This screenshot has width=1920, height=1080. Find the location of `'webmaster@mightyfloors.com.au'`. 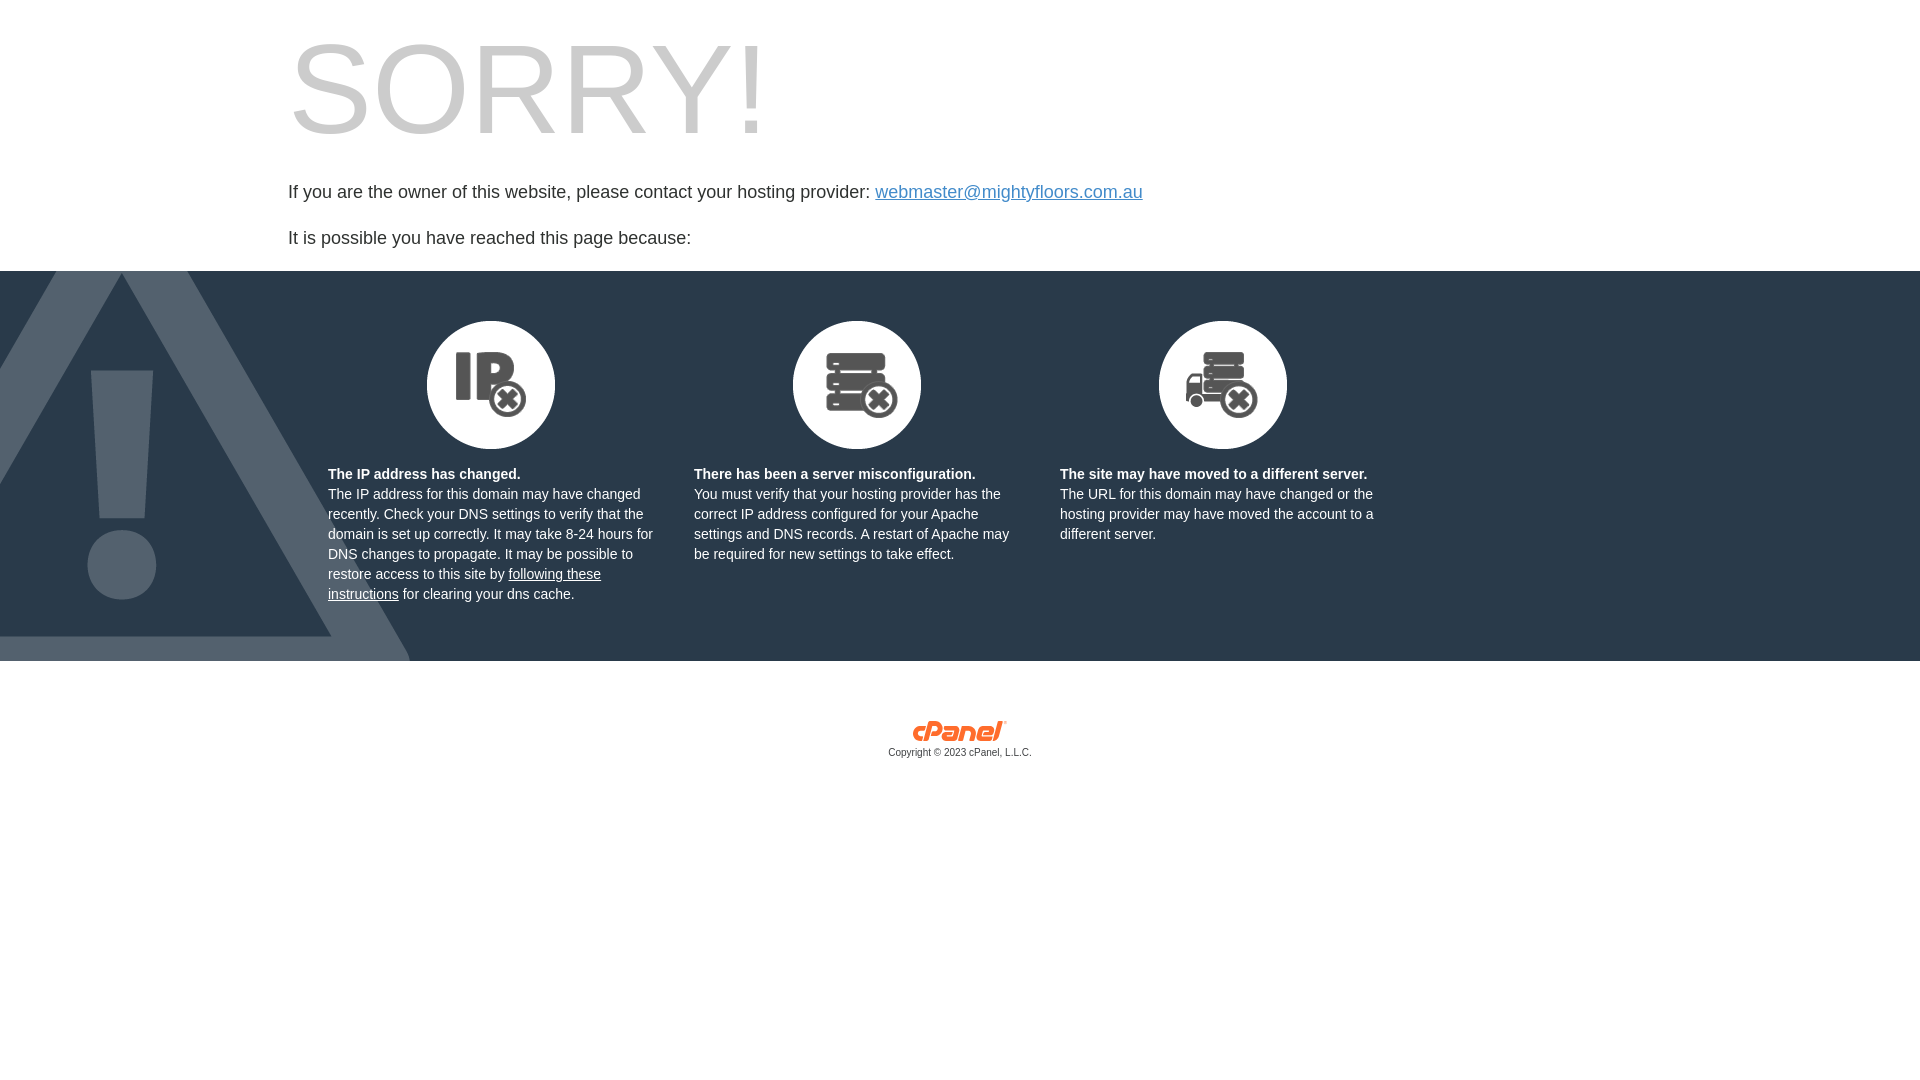

'webmaster@mightyfloors.com.au' is located at coordinates (1008, 192).